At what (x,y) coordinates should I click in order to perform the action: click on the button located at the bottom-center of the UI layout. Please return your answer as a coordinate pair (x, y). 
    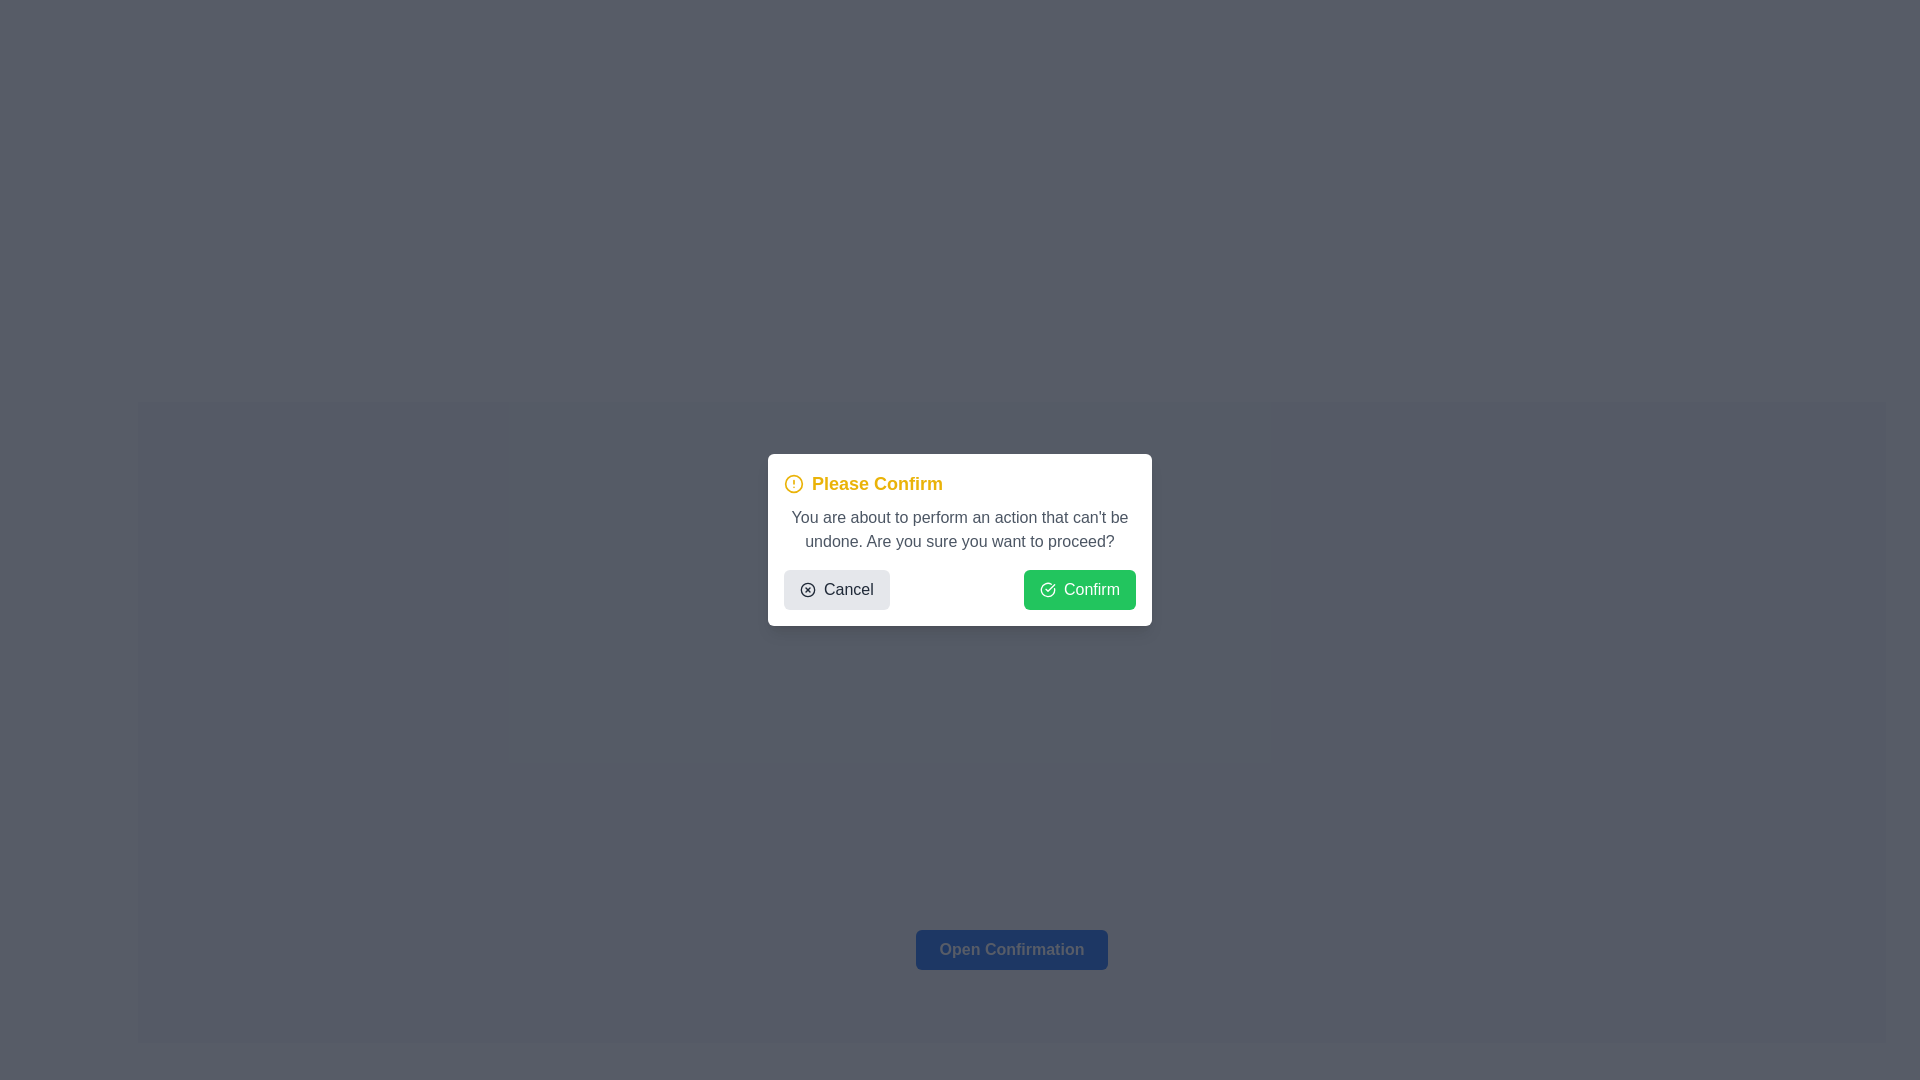
    Looking at the image, I should click on (1012, 941).